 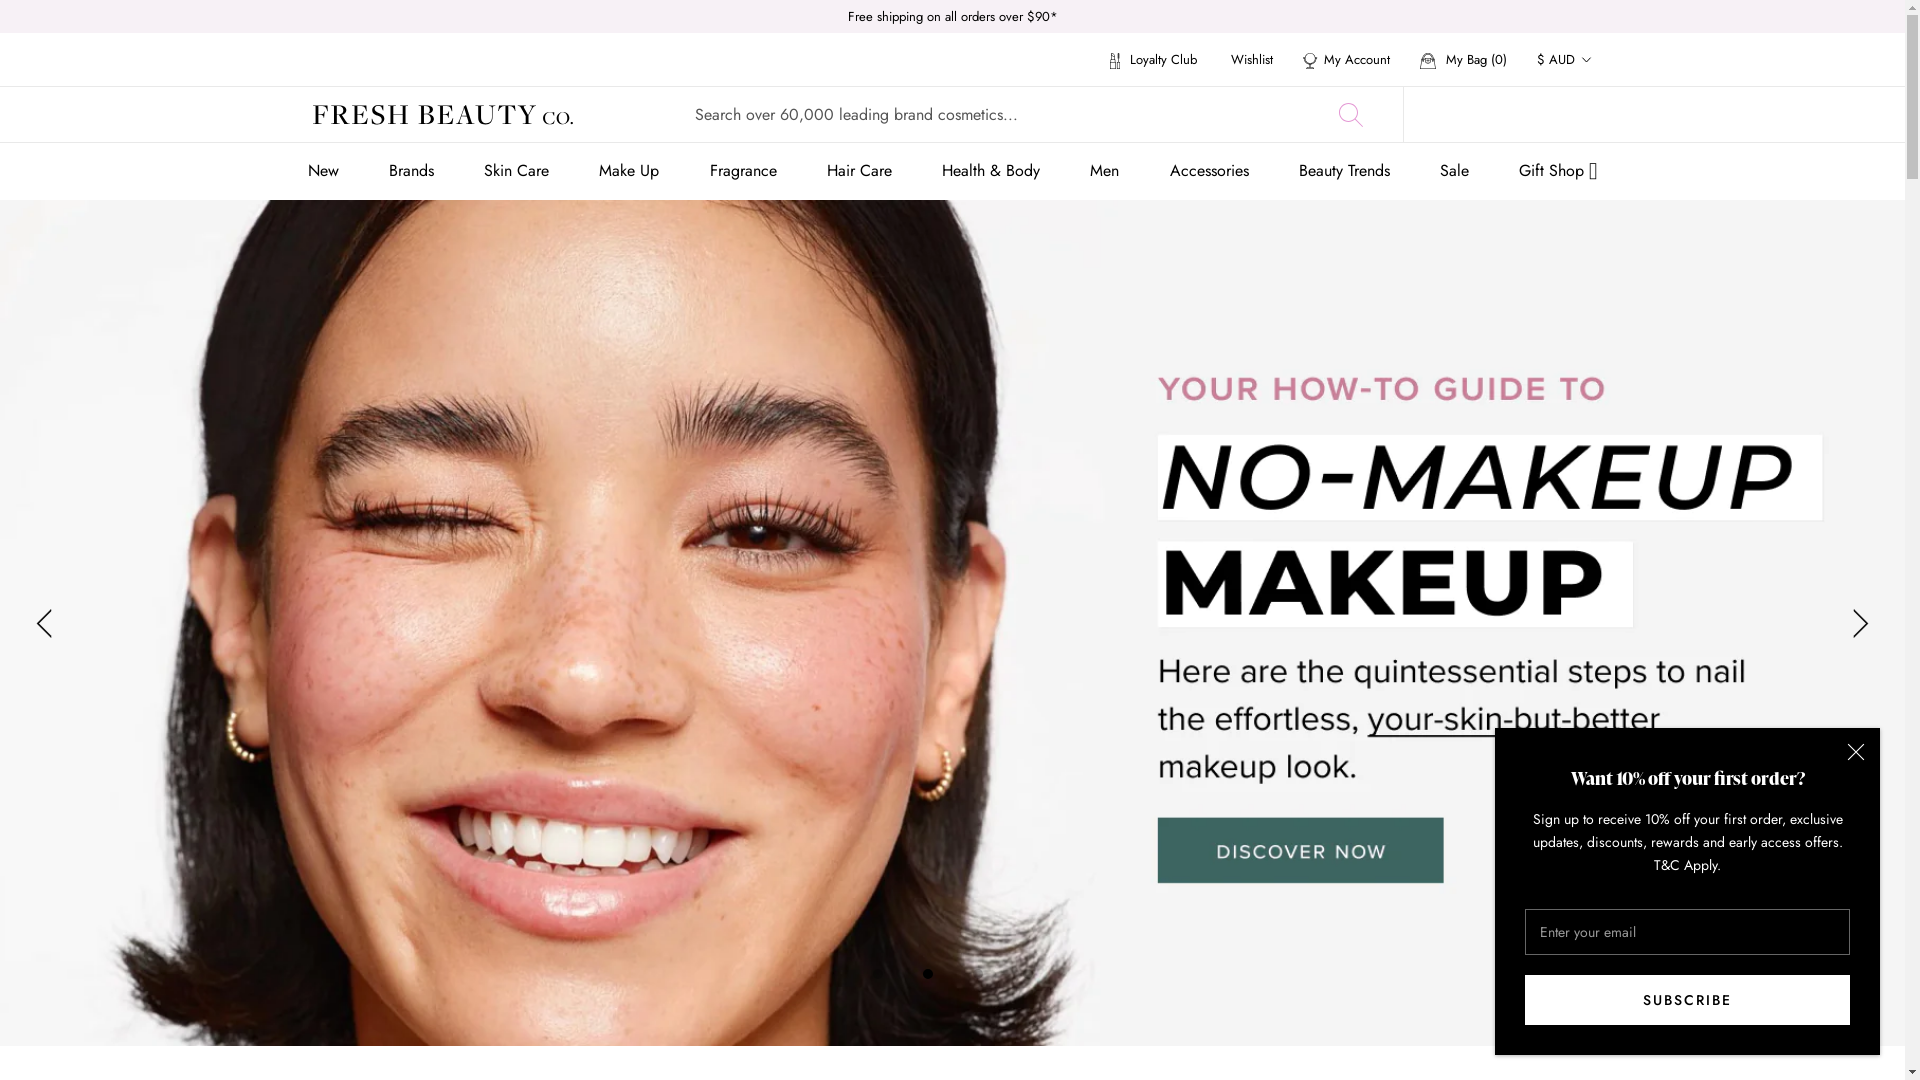 What do you see at coordinates (410, 169) in the screenshot?
I see `'Brands` at bounding box center [410, 169].